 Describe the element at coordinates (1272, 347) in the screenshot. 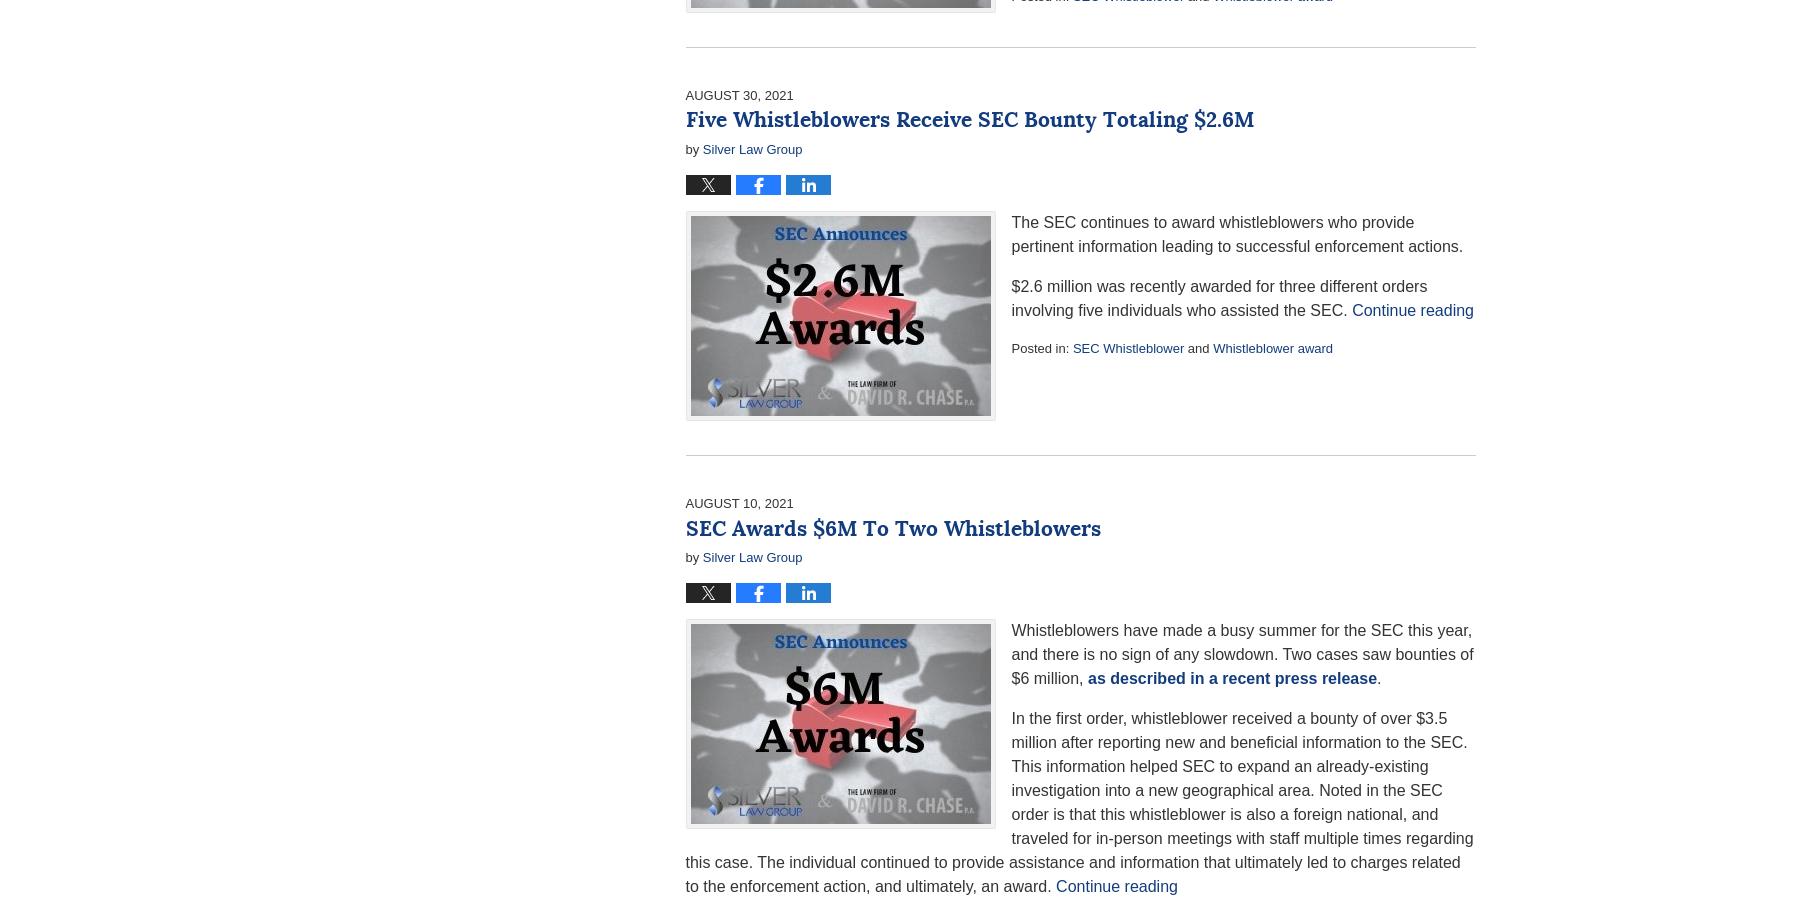

I see `'Whistleblower award'` at that location.